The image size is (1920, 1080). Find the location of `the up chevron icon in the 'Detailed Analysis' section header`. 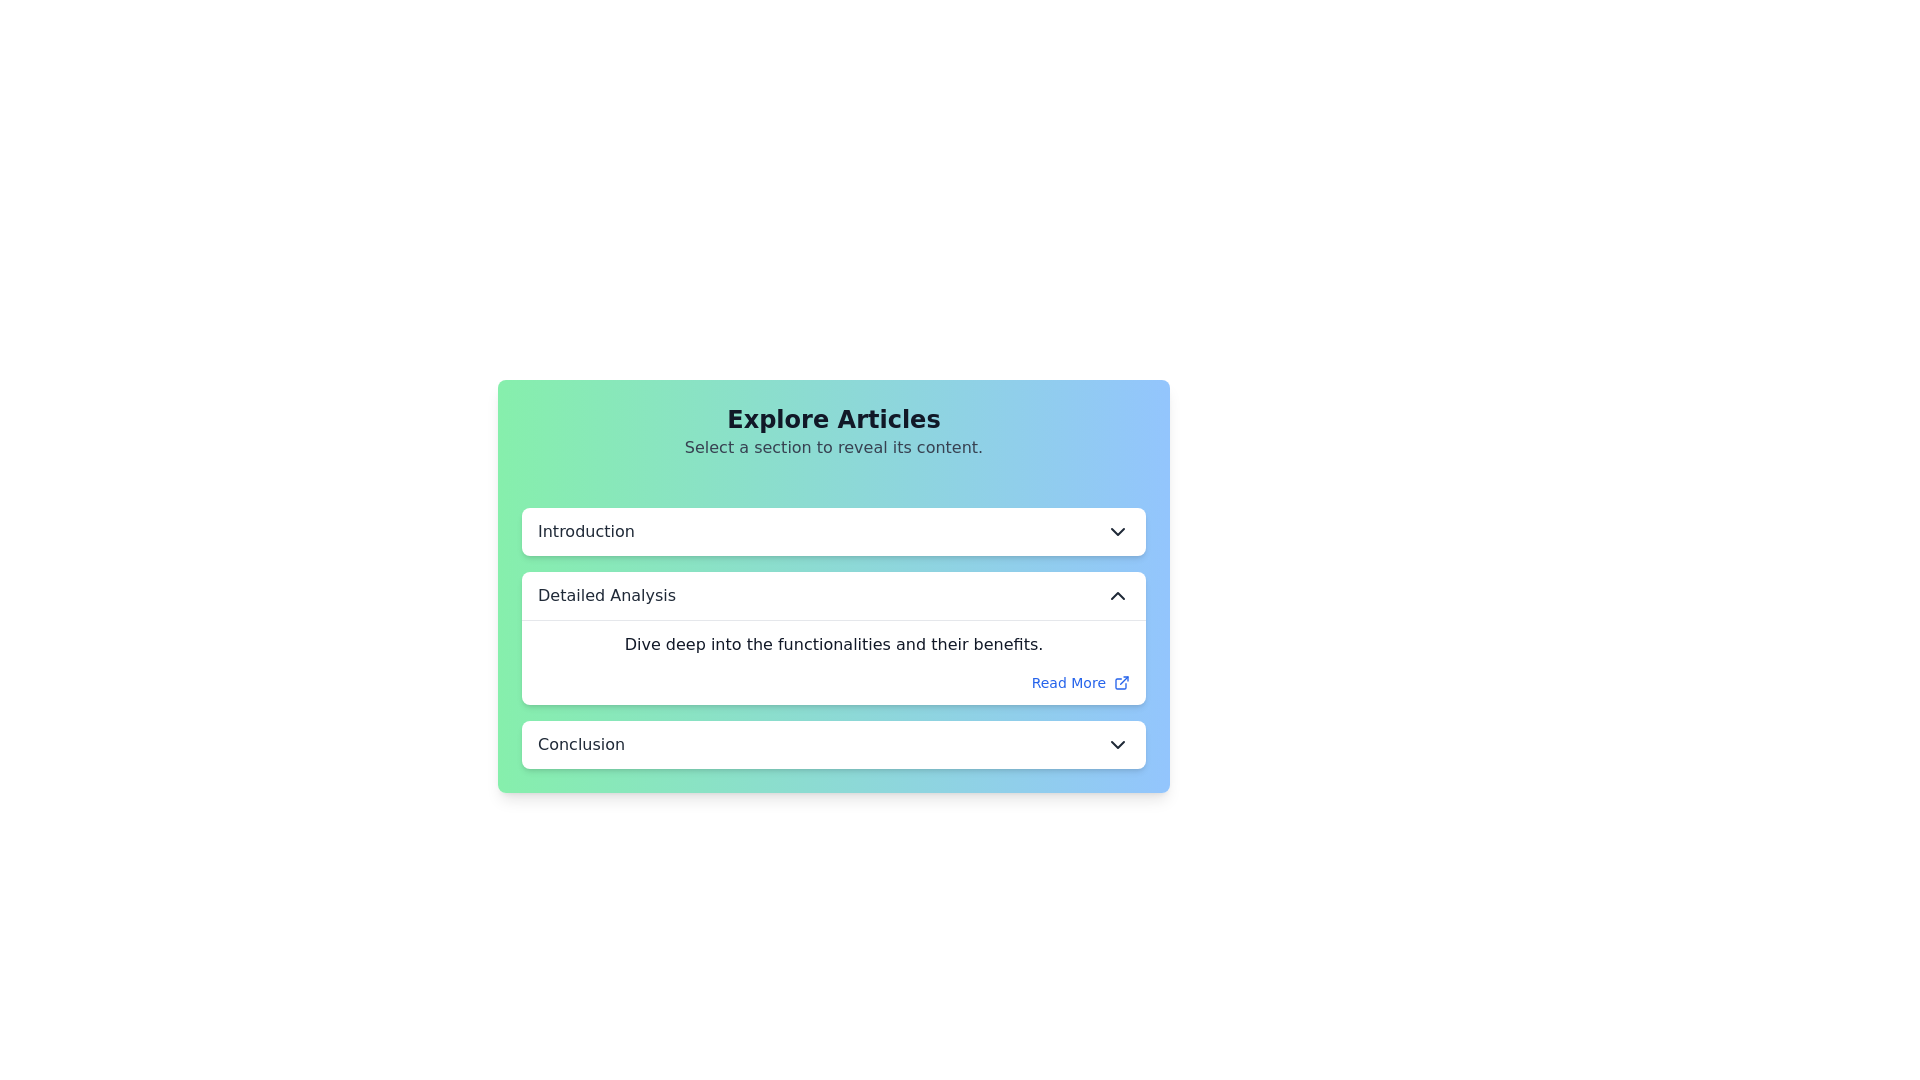

the up chevron icon in the 'Detailed Analysis' section header is located at coordinates (1117, 595).